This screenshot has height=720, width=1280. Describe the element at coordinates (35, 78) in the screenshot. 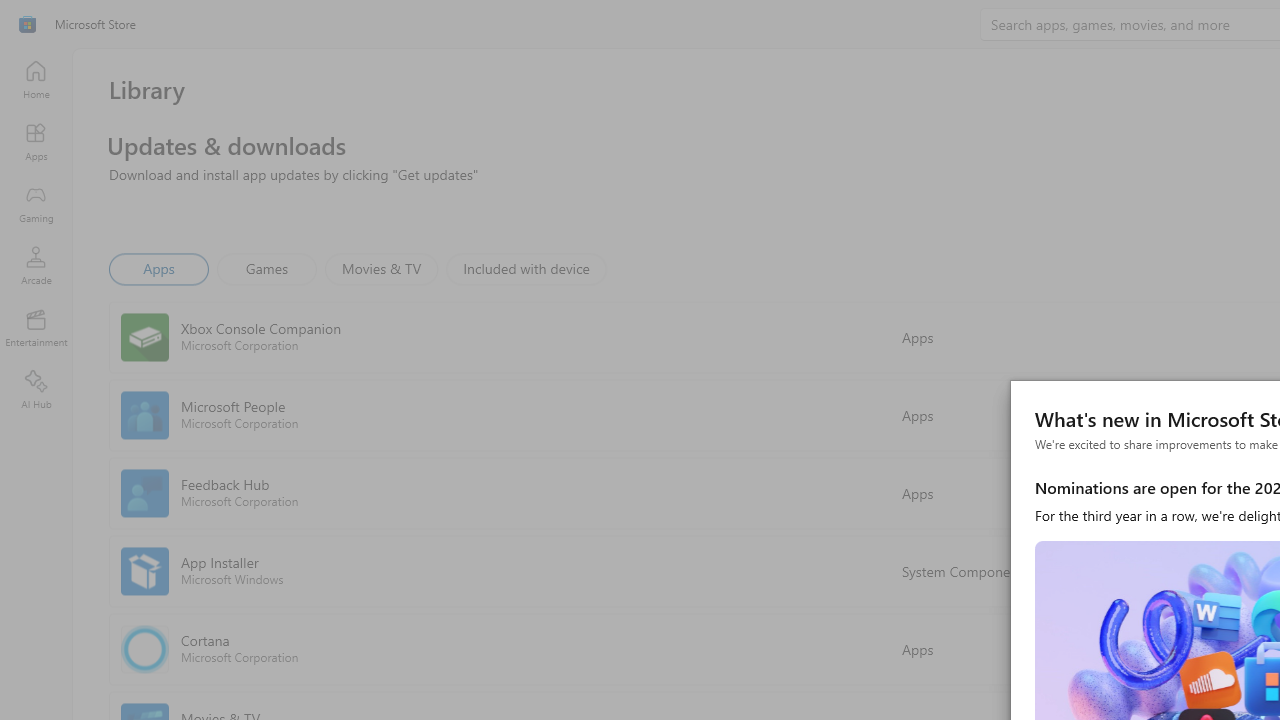

I see `'Home'` at that location.